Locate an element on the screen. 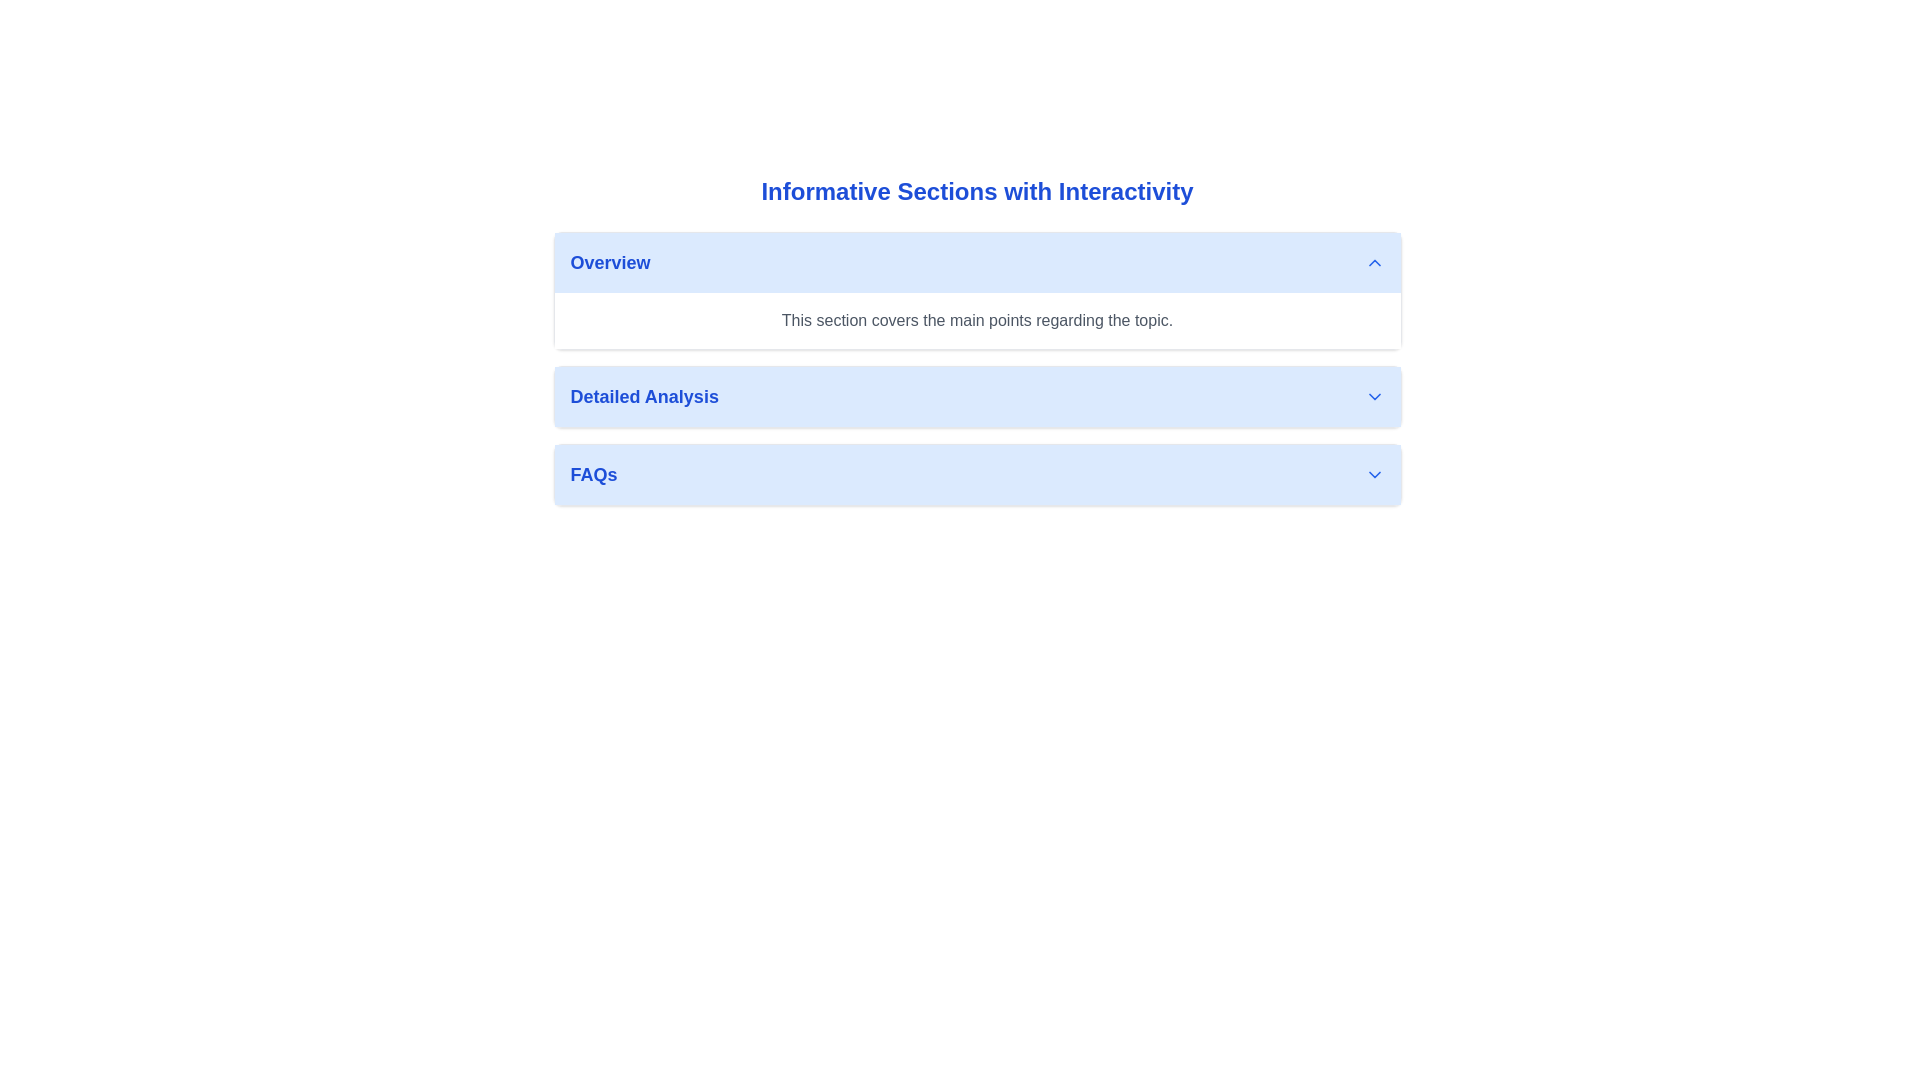  the Icon Button (Chevron Up) located on the right side of the 'Overview' section's header bar is located at coordinates (1373, 261).